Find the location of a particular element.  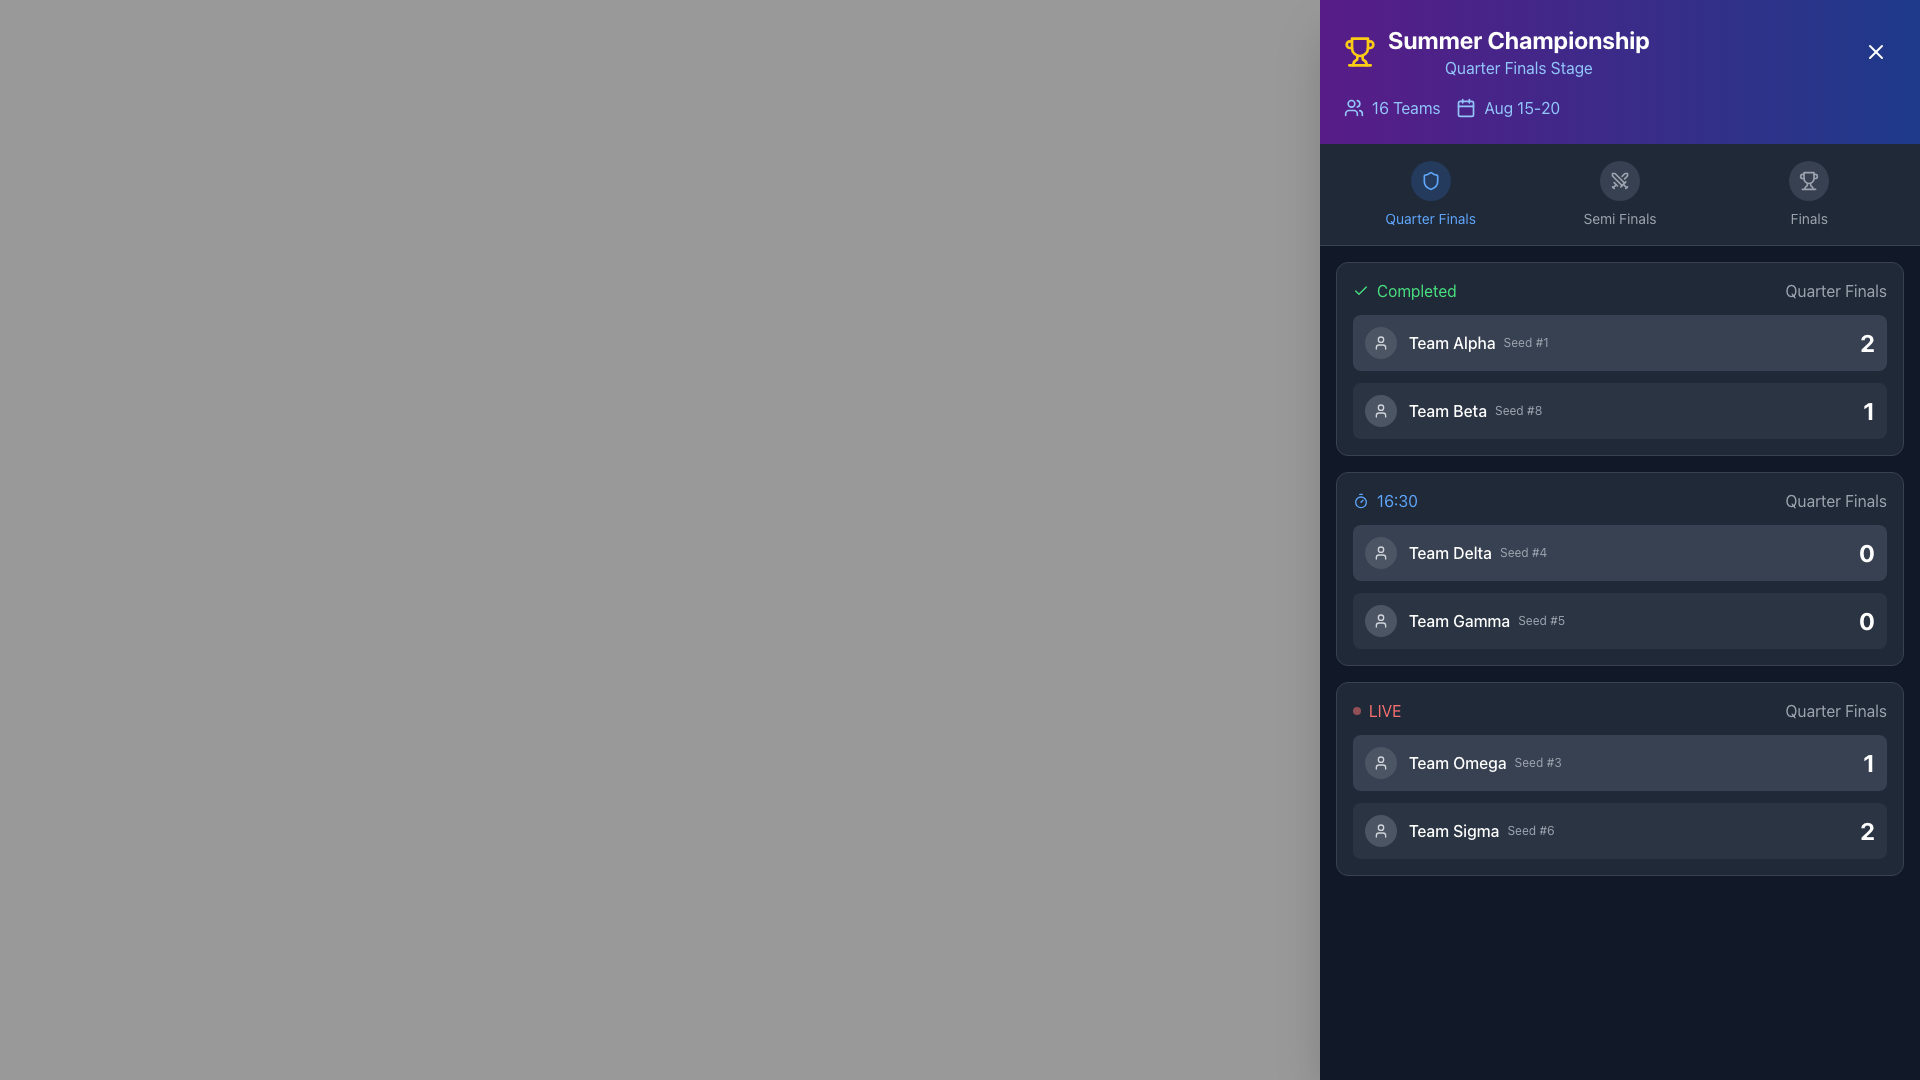

the circular icon with a dark gray background and a white user silhouette, located to the left of 'Team Delta Seed #4' under the '16:30' heading in the 'Quarter Finals' section is located at coordinates (1380, 552).